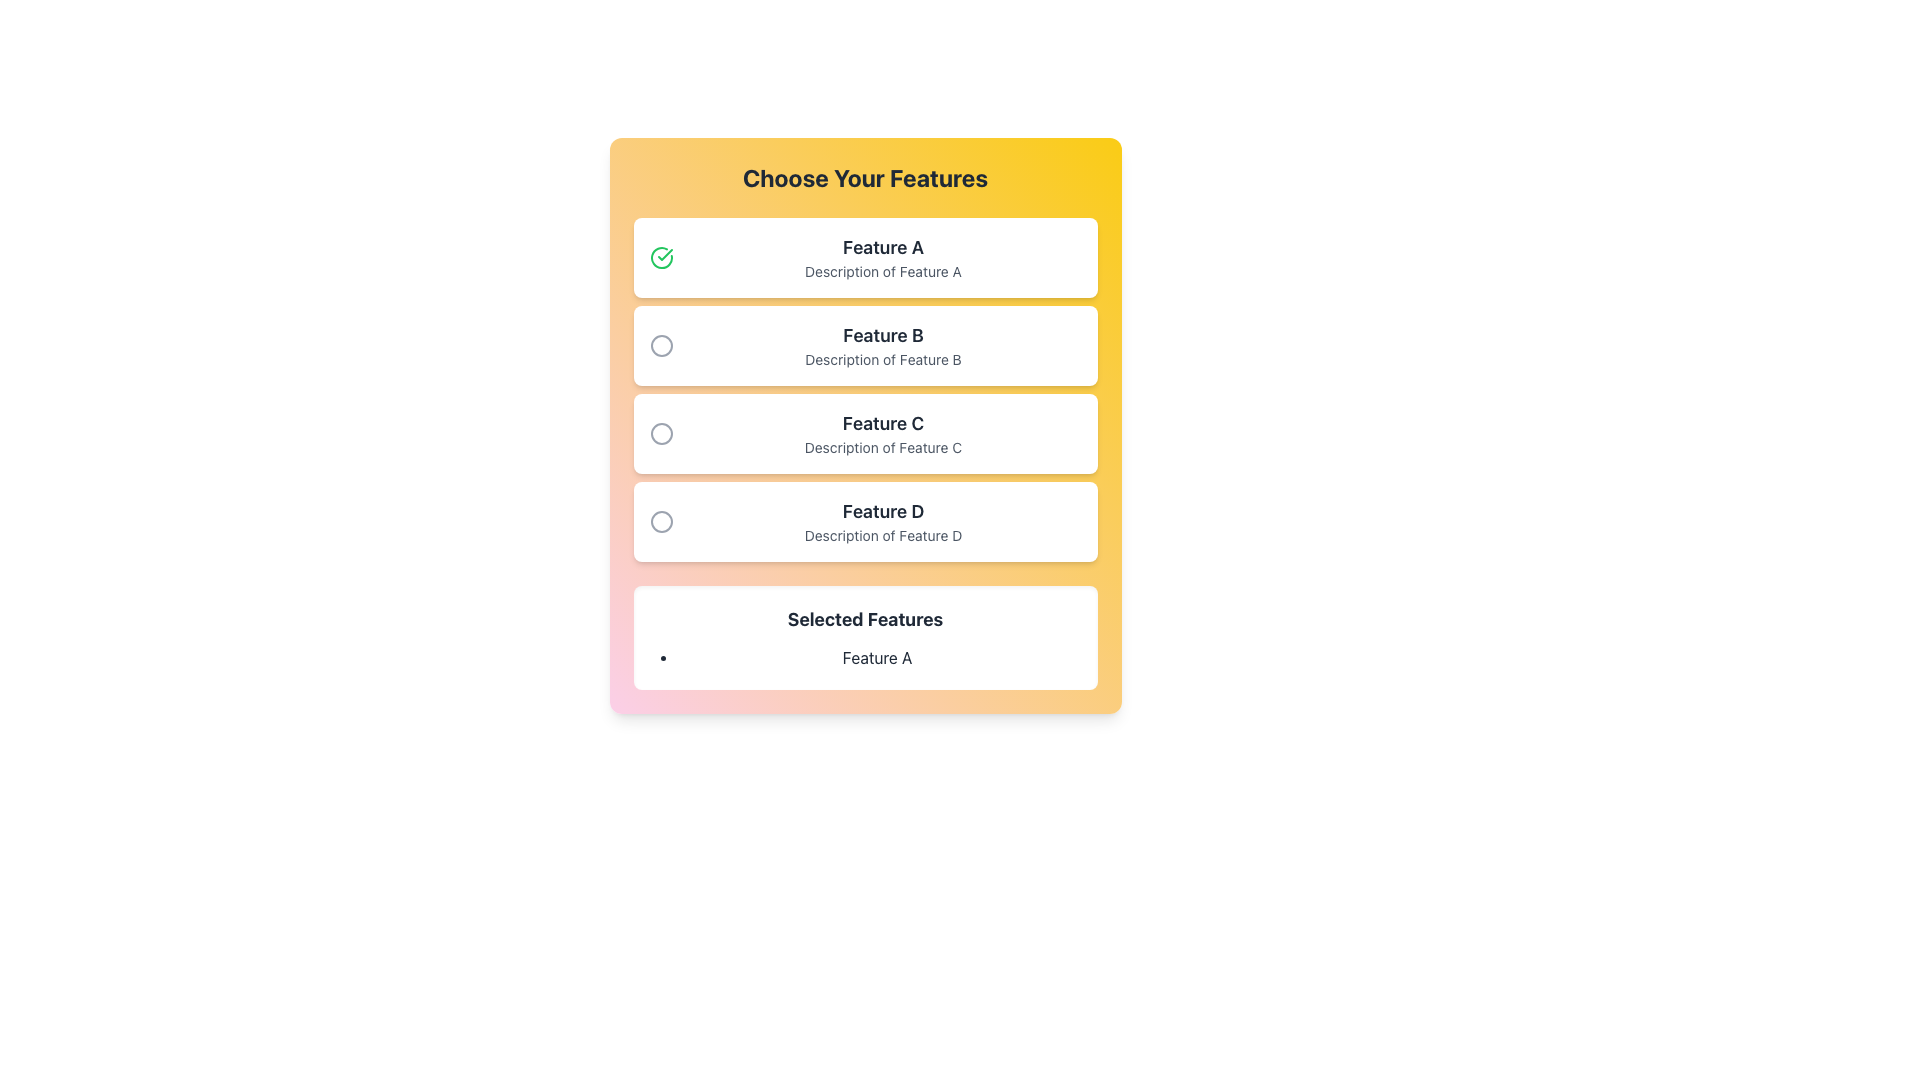  What do you see at coordinates (882, 272) in the screenshot?
I see `text label providing additional descriptive information about 'Feature A', located directly beneath the text 'Feature A' in the first card of a vertical list of selectable options` at bounding box center [882, 272].